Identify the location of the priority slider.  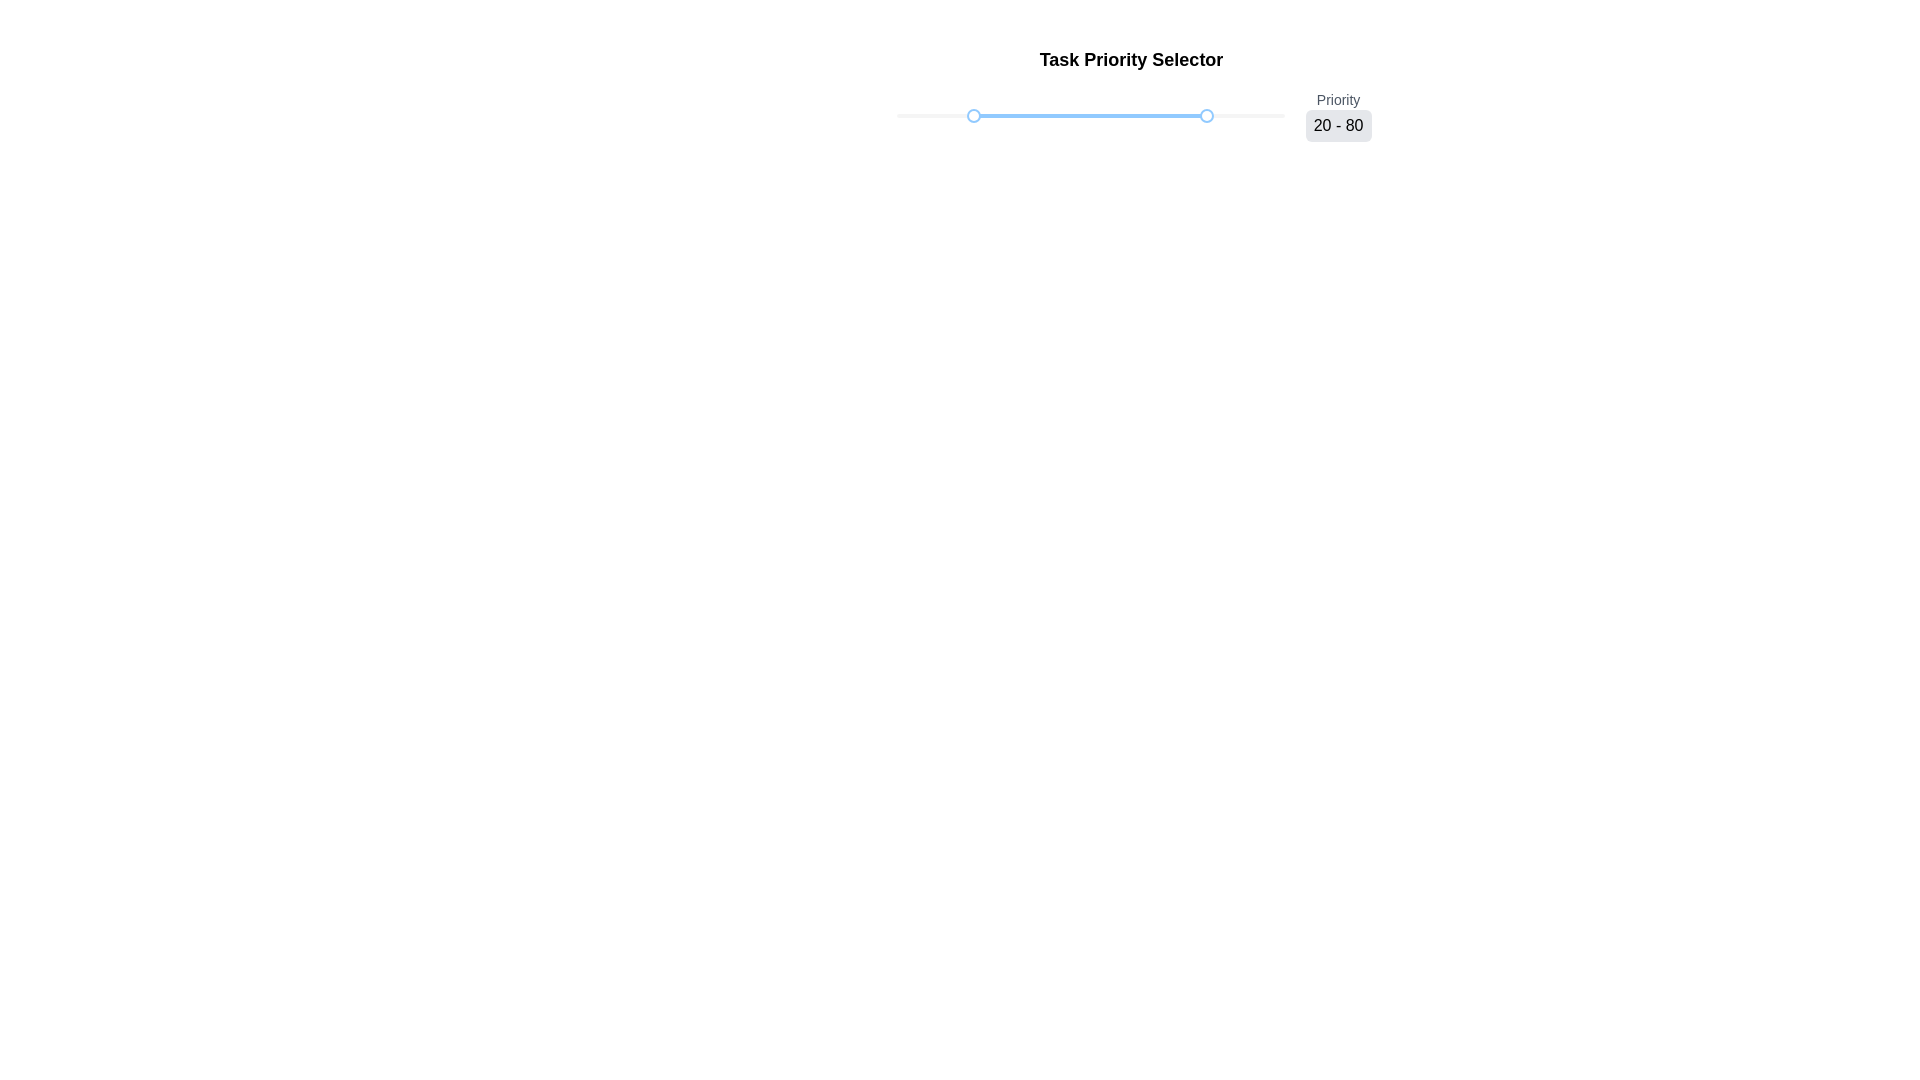
(1207, 115).